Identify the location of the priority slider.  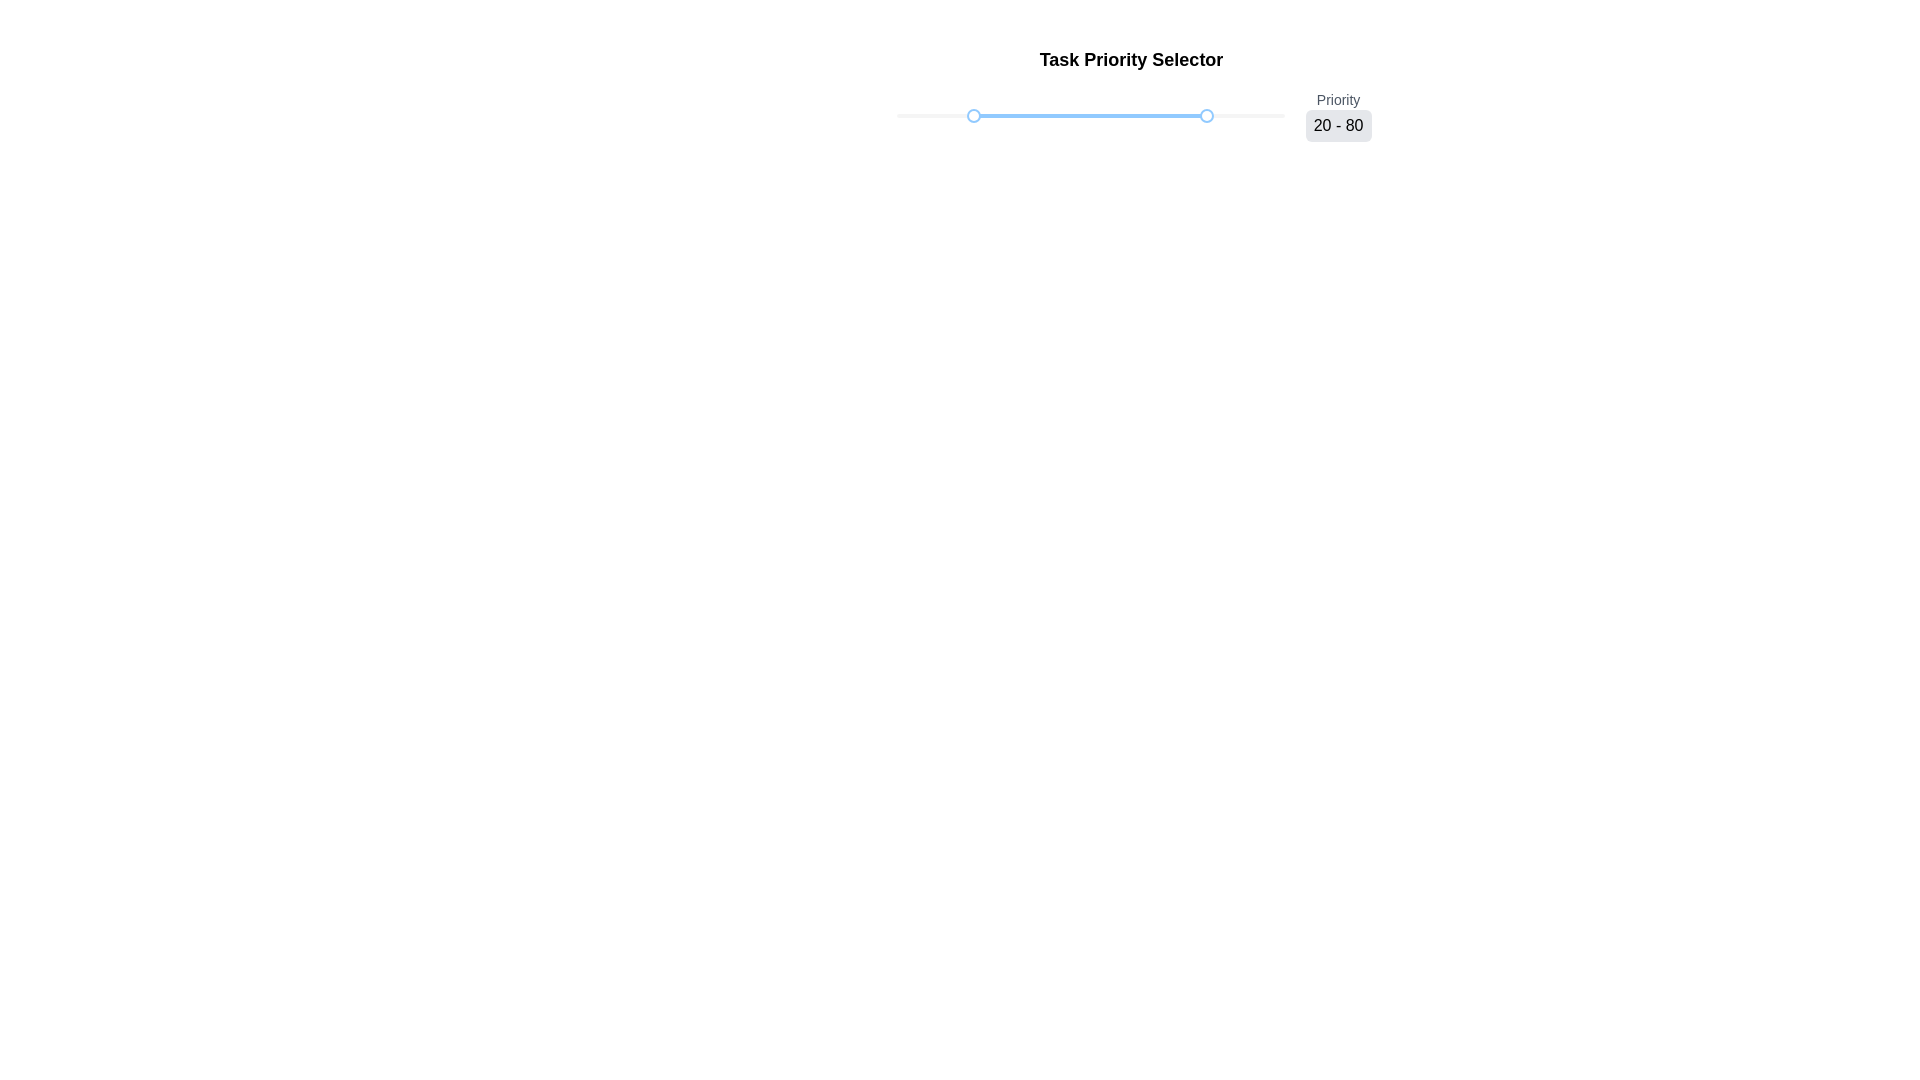
(1207, 115).